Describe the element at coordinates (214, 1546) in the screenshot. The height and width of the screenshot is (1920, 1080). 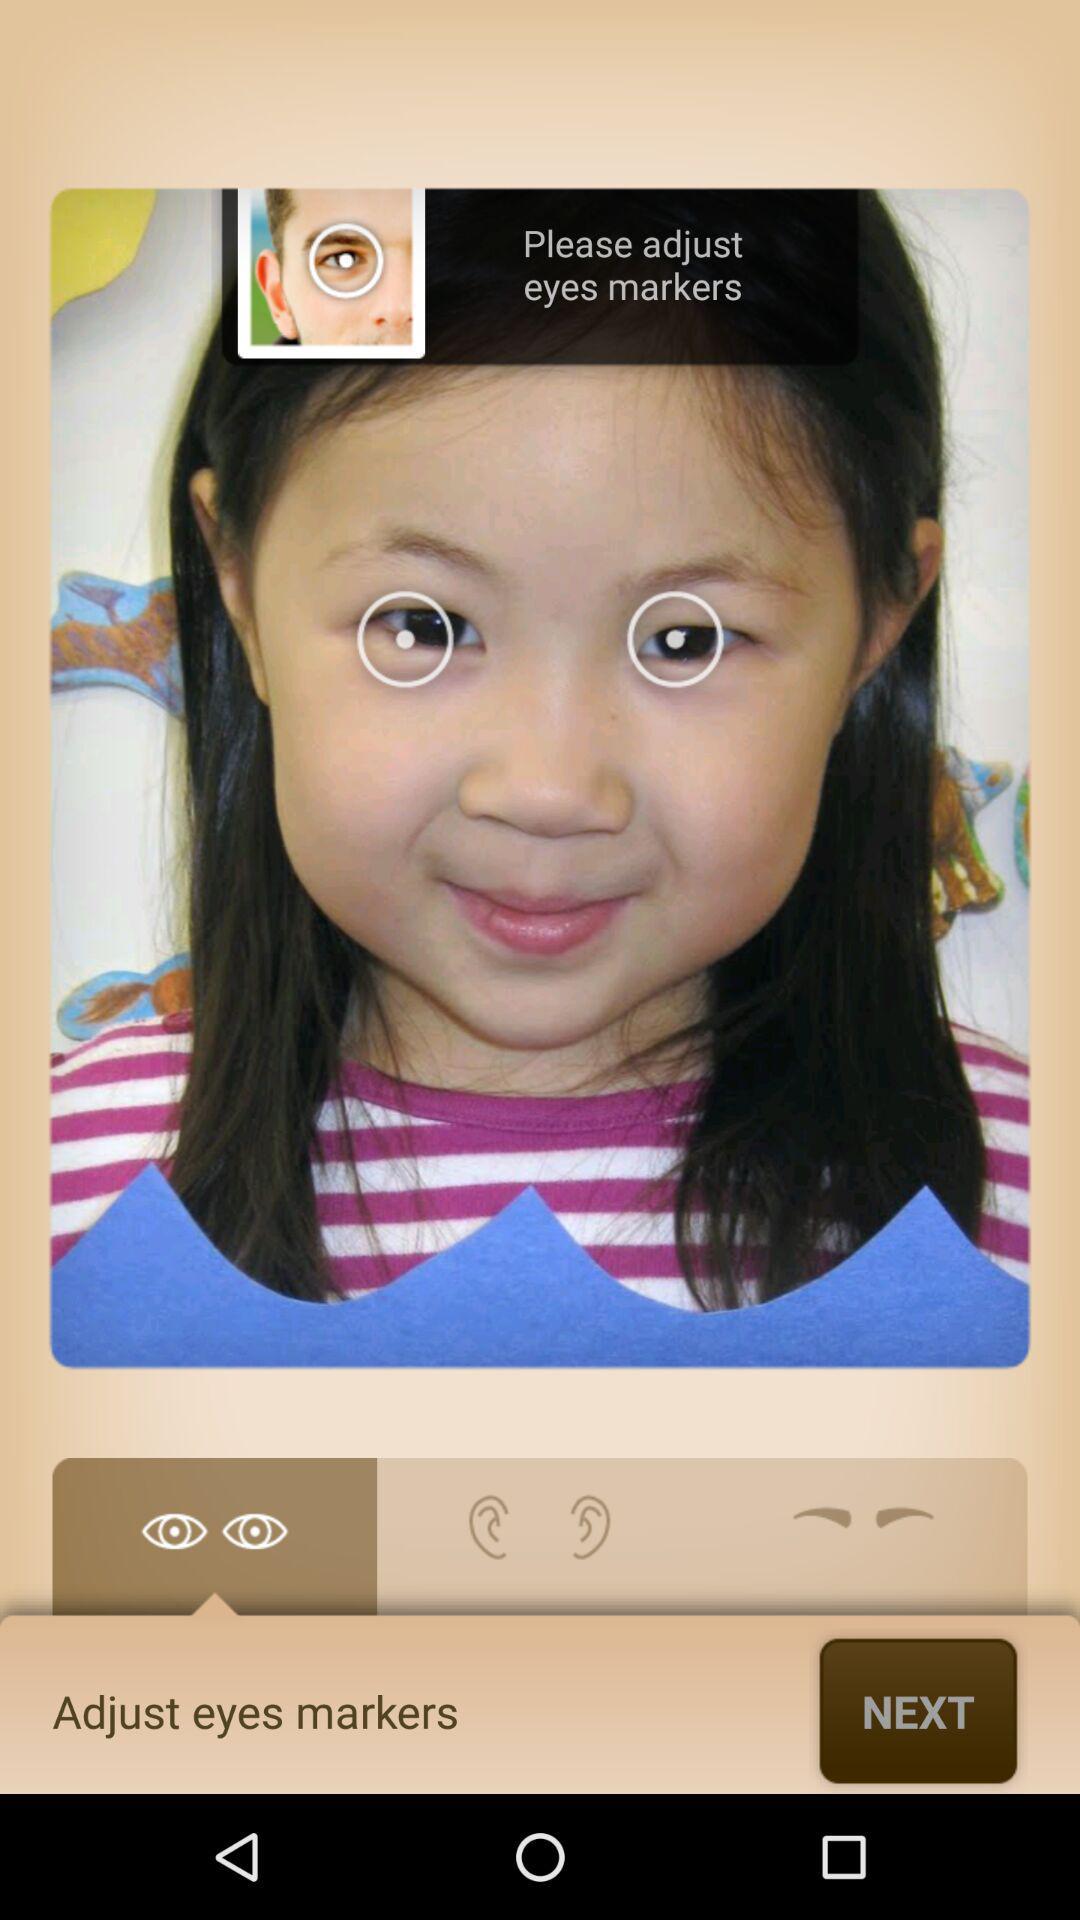
I see `adjust eye markers` at that location.